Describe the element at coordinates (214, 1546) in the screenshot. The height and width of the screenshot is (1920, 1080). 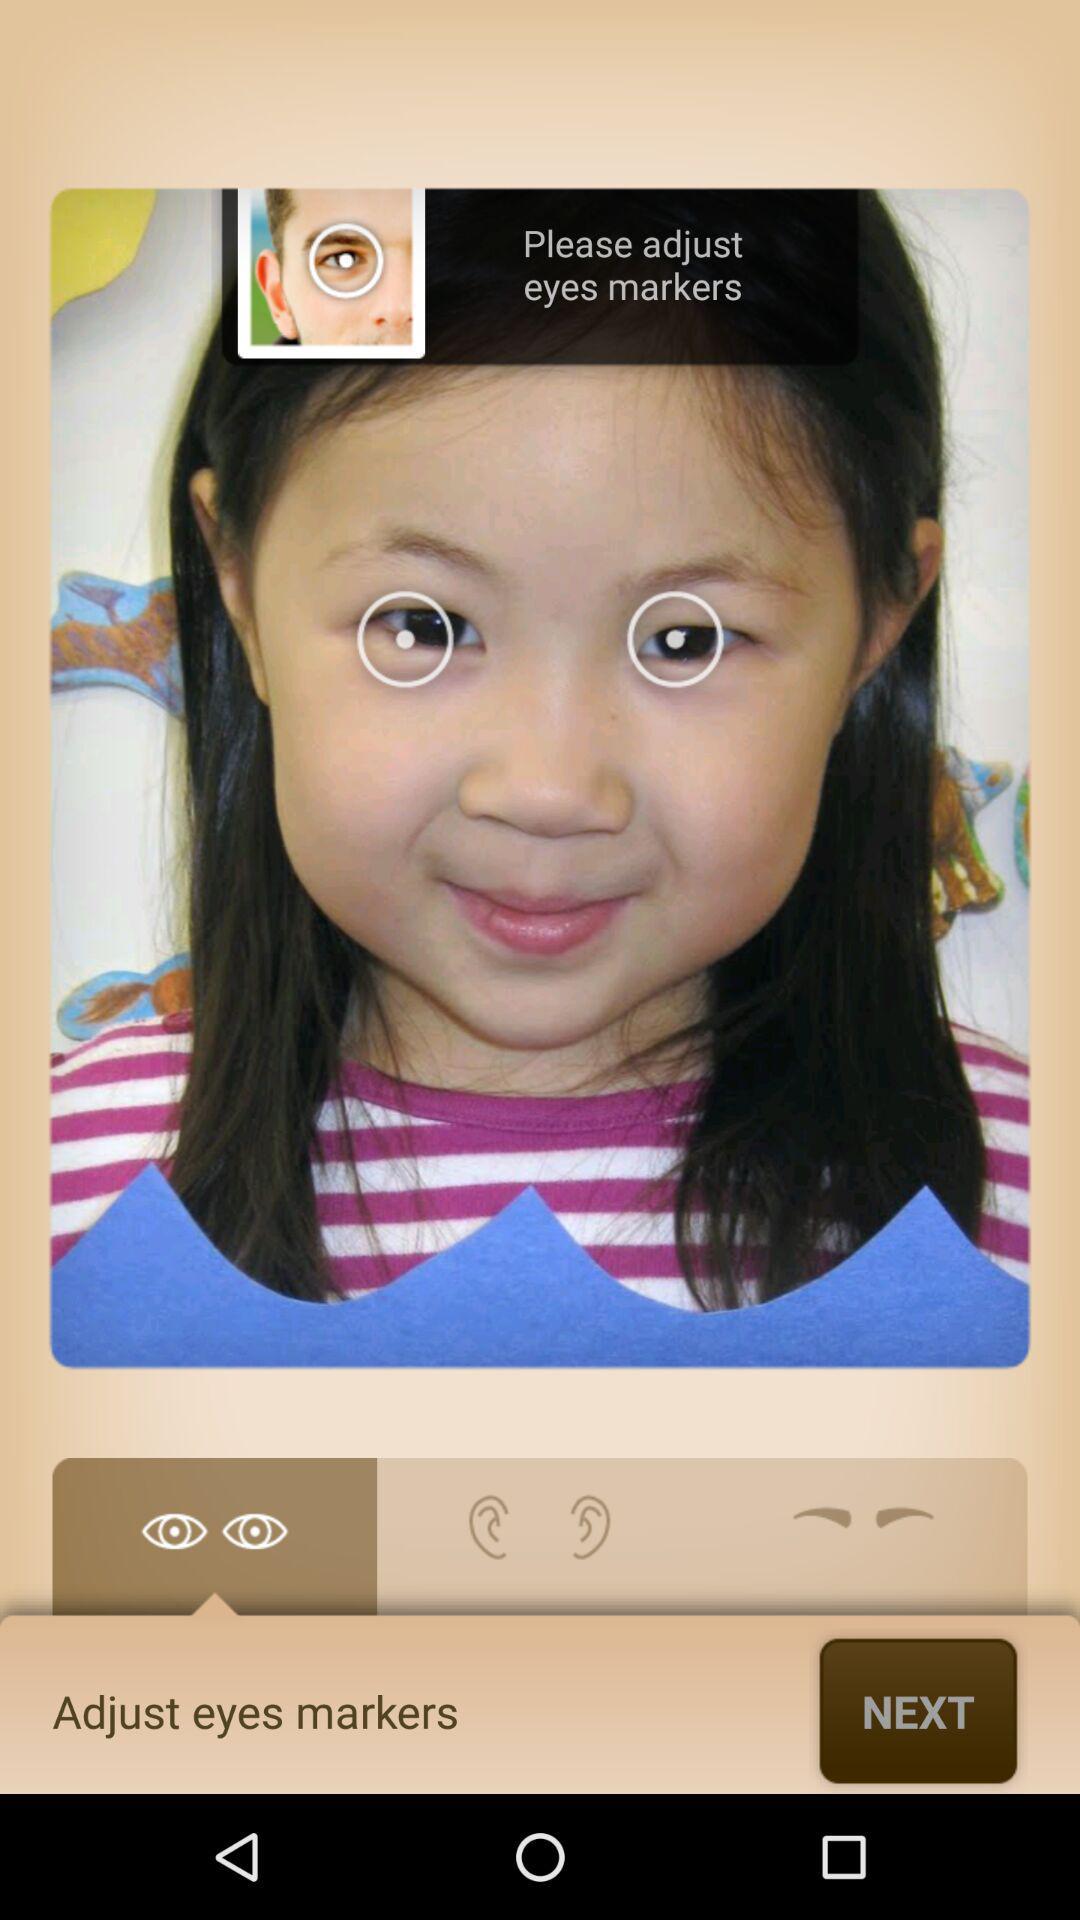
I see `adjust eye markers` at that location.